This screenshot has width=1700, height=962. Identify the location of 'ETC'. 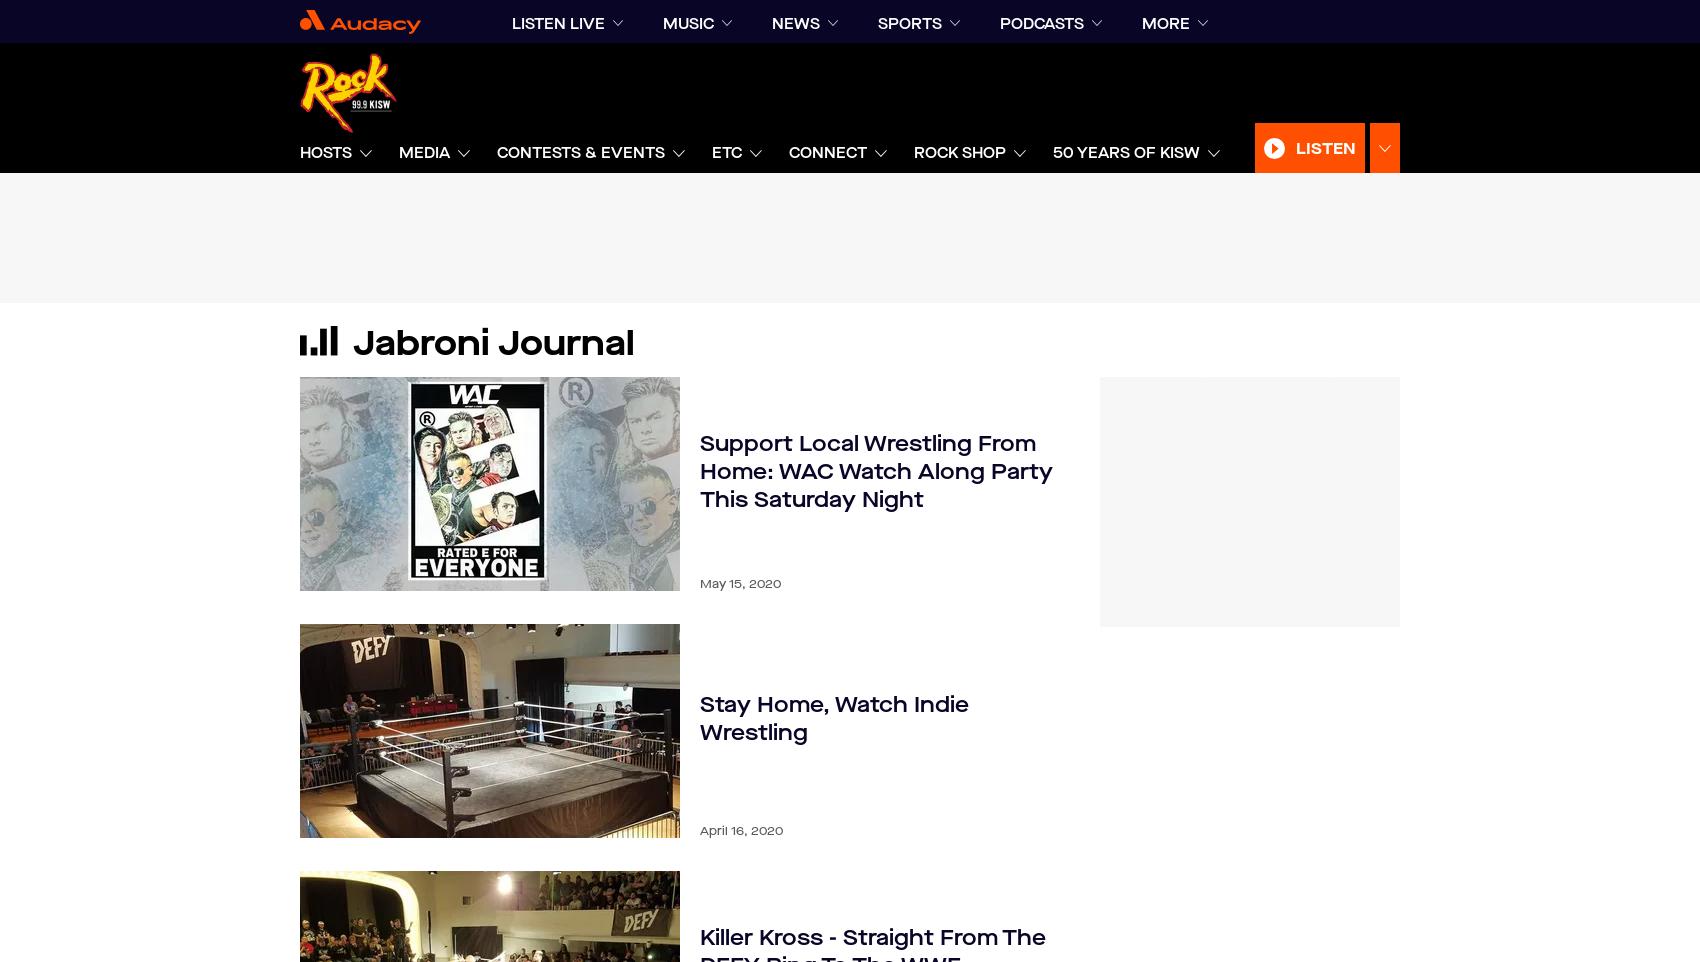
(726, 152).